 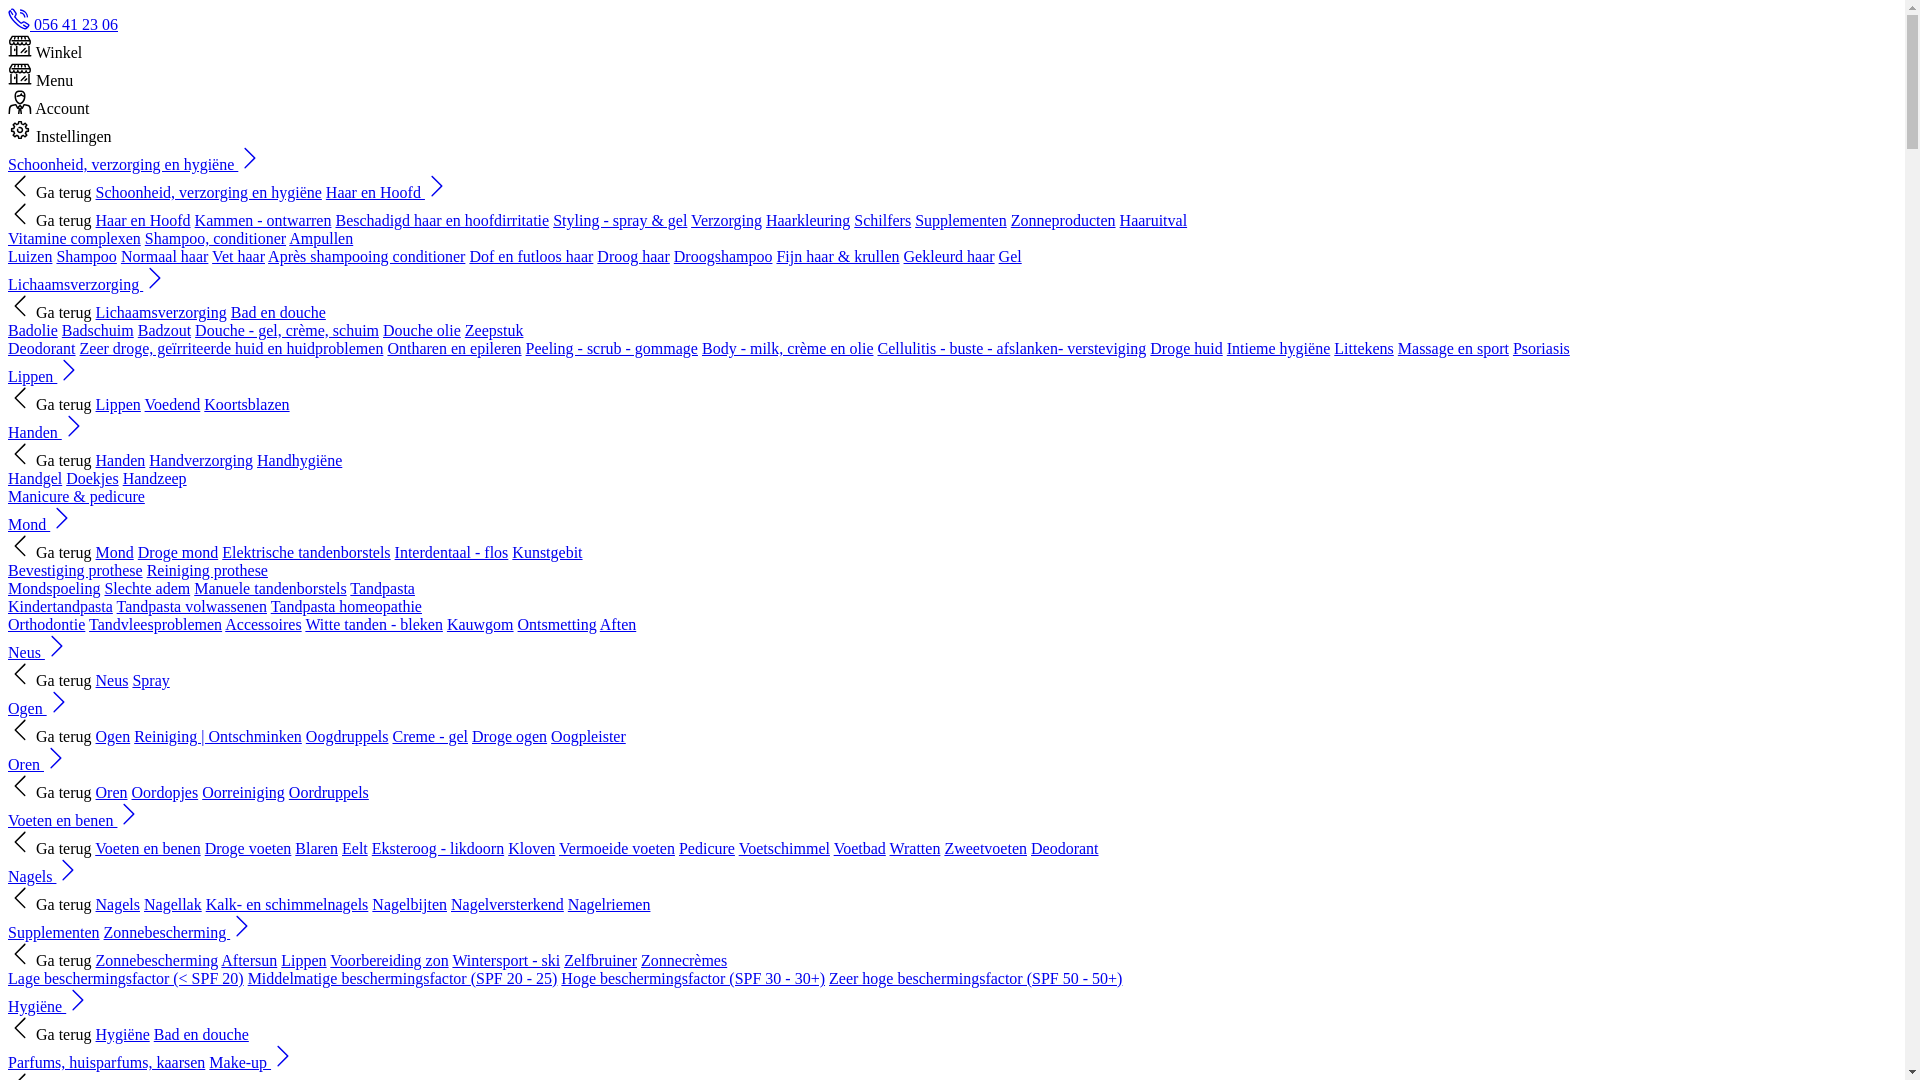 I want to click on 'Handzeep', so click(x=153, y=478).